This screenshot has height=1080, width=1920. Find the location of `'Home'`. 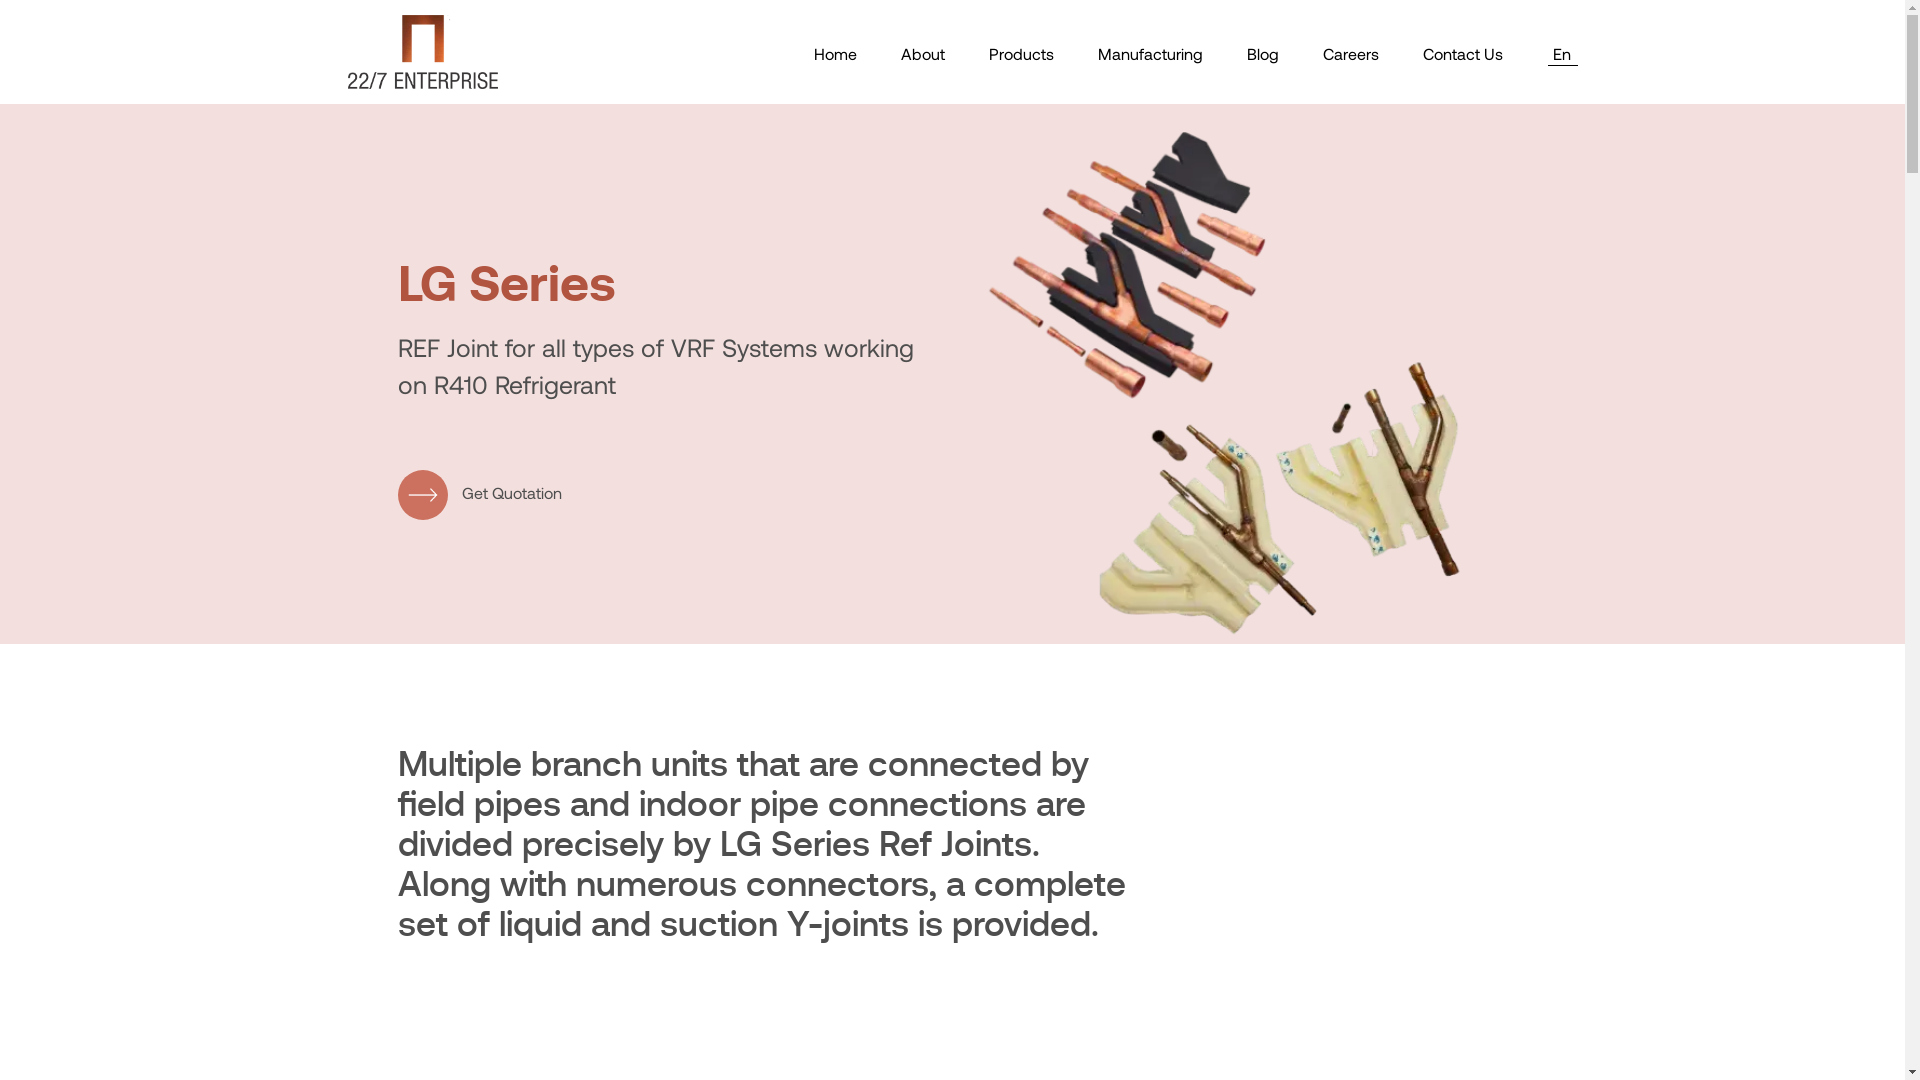

'Home' is located at coordinates (835, 52).